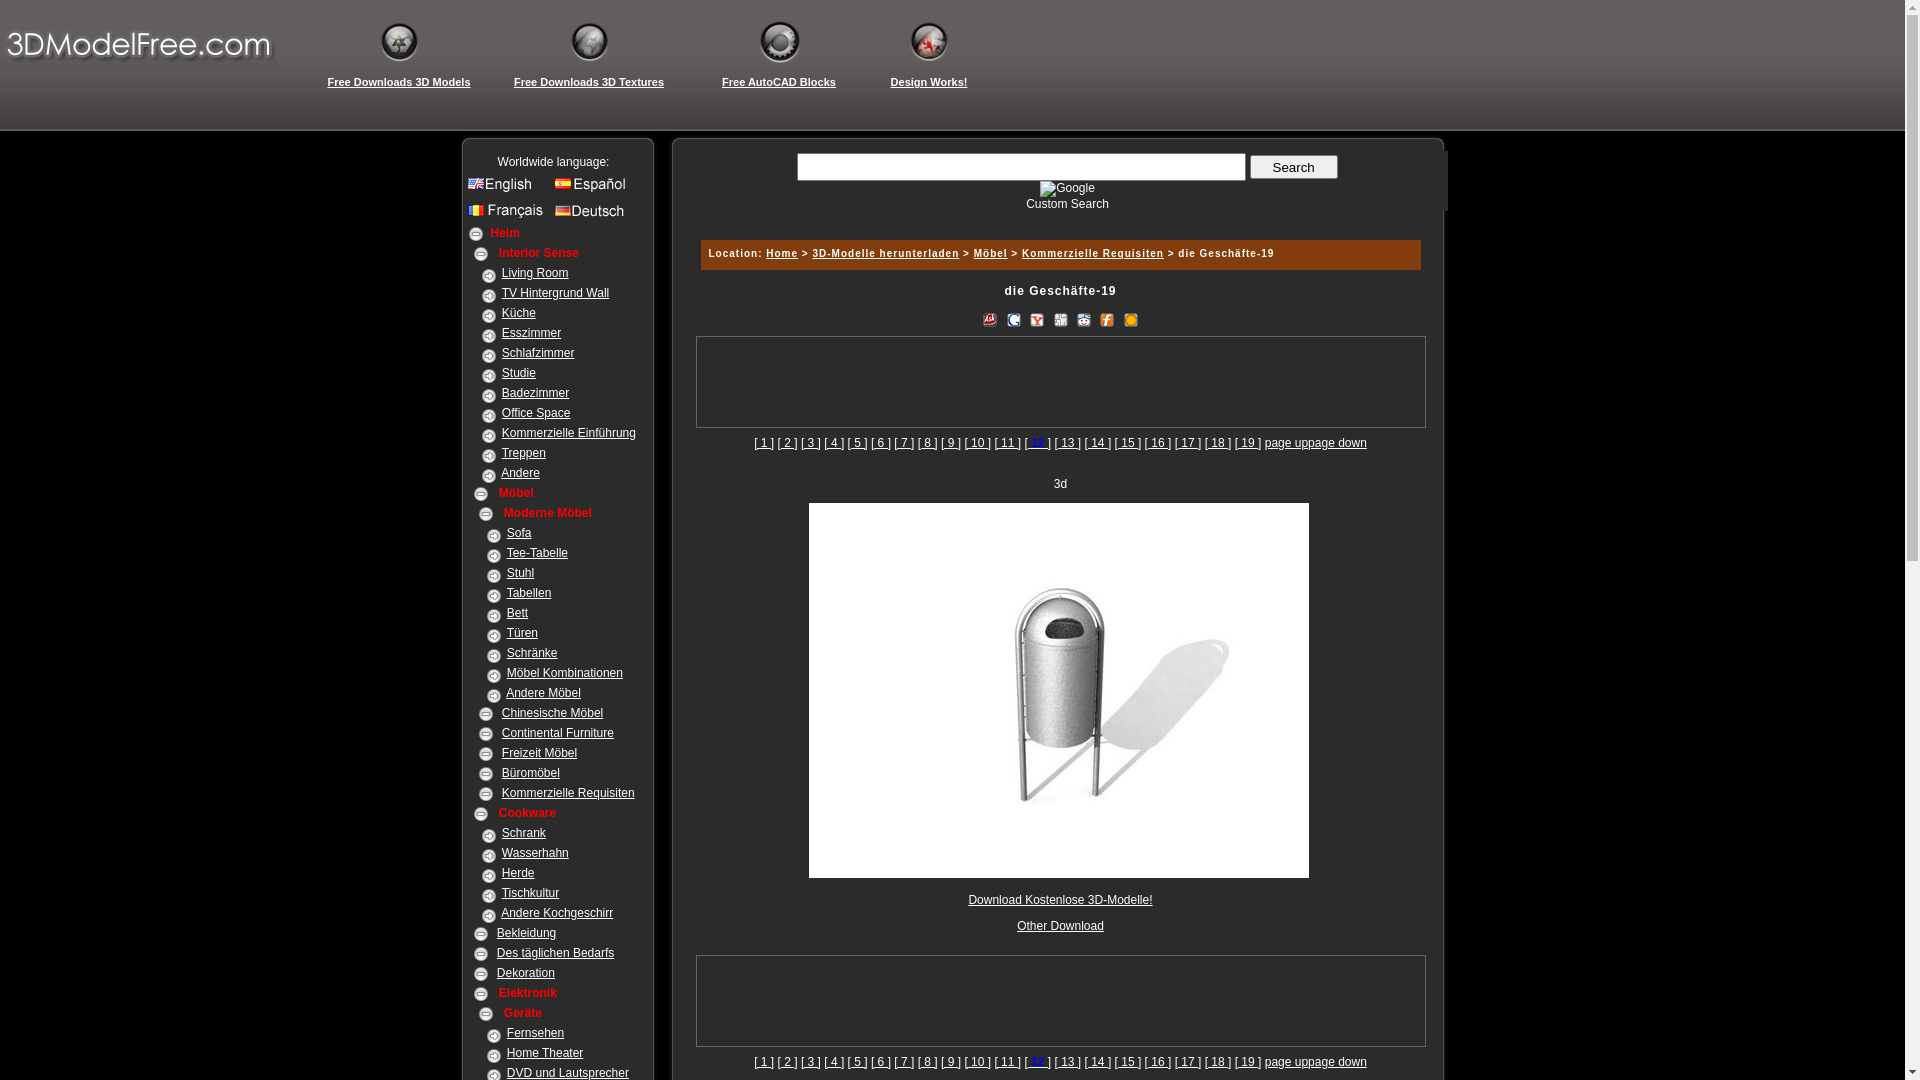  Describe the element at coordinates (519, 531) in the screenshot. I see `'Sofa'` at that location.